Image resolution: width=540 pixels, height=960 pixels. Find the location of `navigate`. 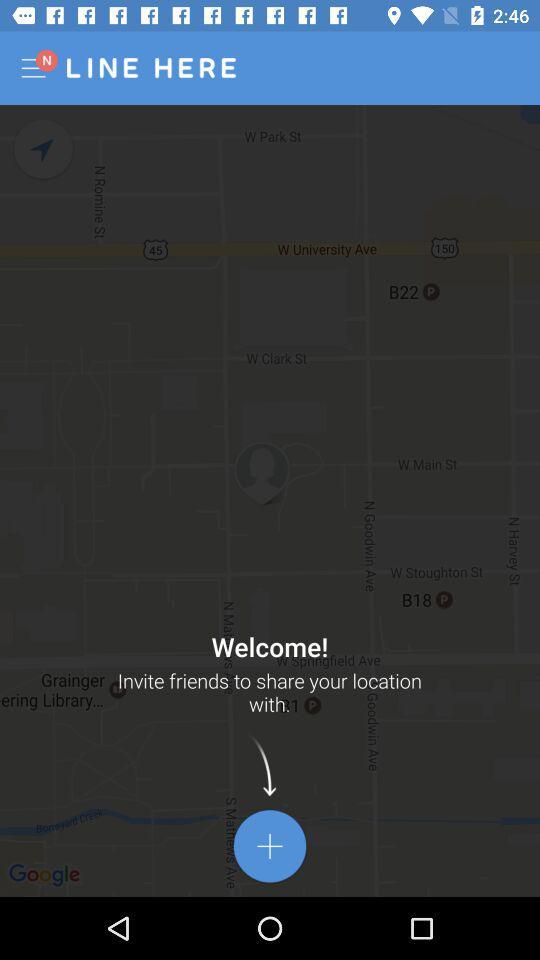

navigate is located at coordinates (44, 148).